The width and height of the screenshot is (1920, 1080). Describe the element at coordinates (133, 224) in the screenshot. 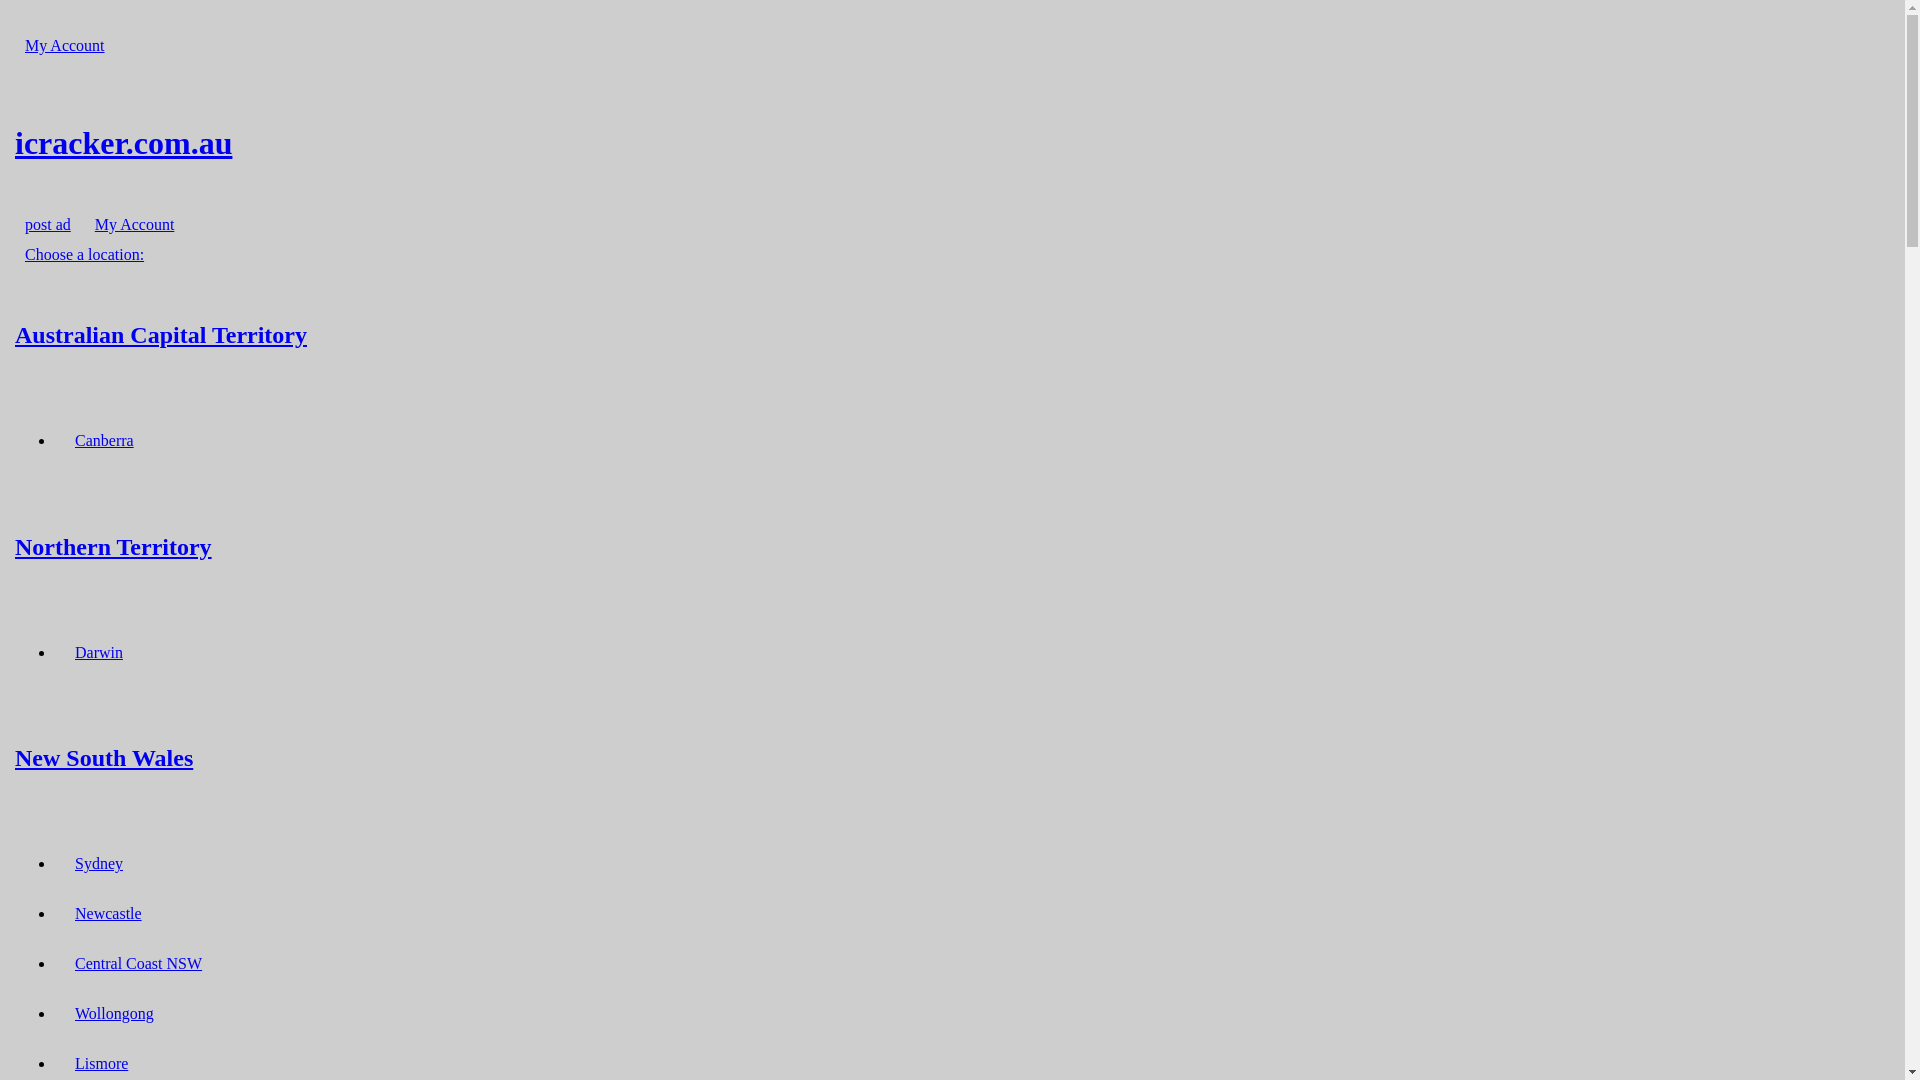

I see `'My Account'` at that location.